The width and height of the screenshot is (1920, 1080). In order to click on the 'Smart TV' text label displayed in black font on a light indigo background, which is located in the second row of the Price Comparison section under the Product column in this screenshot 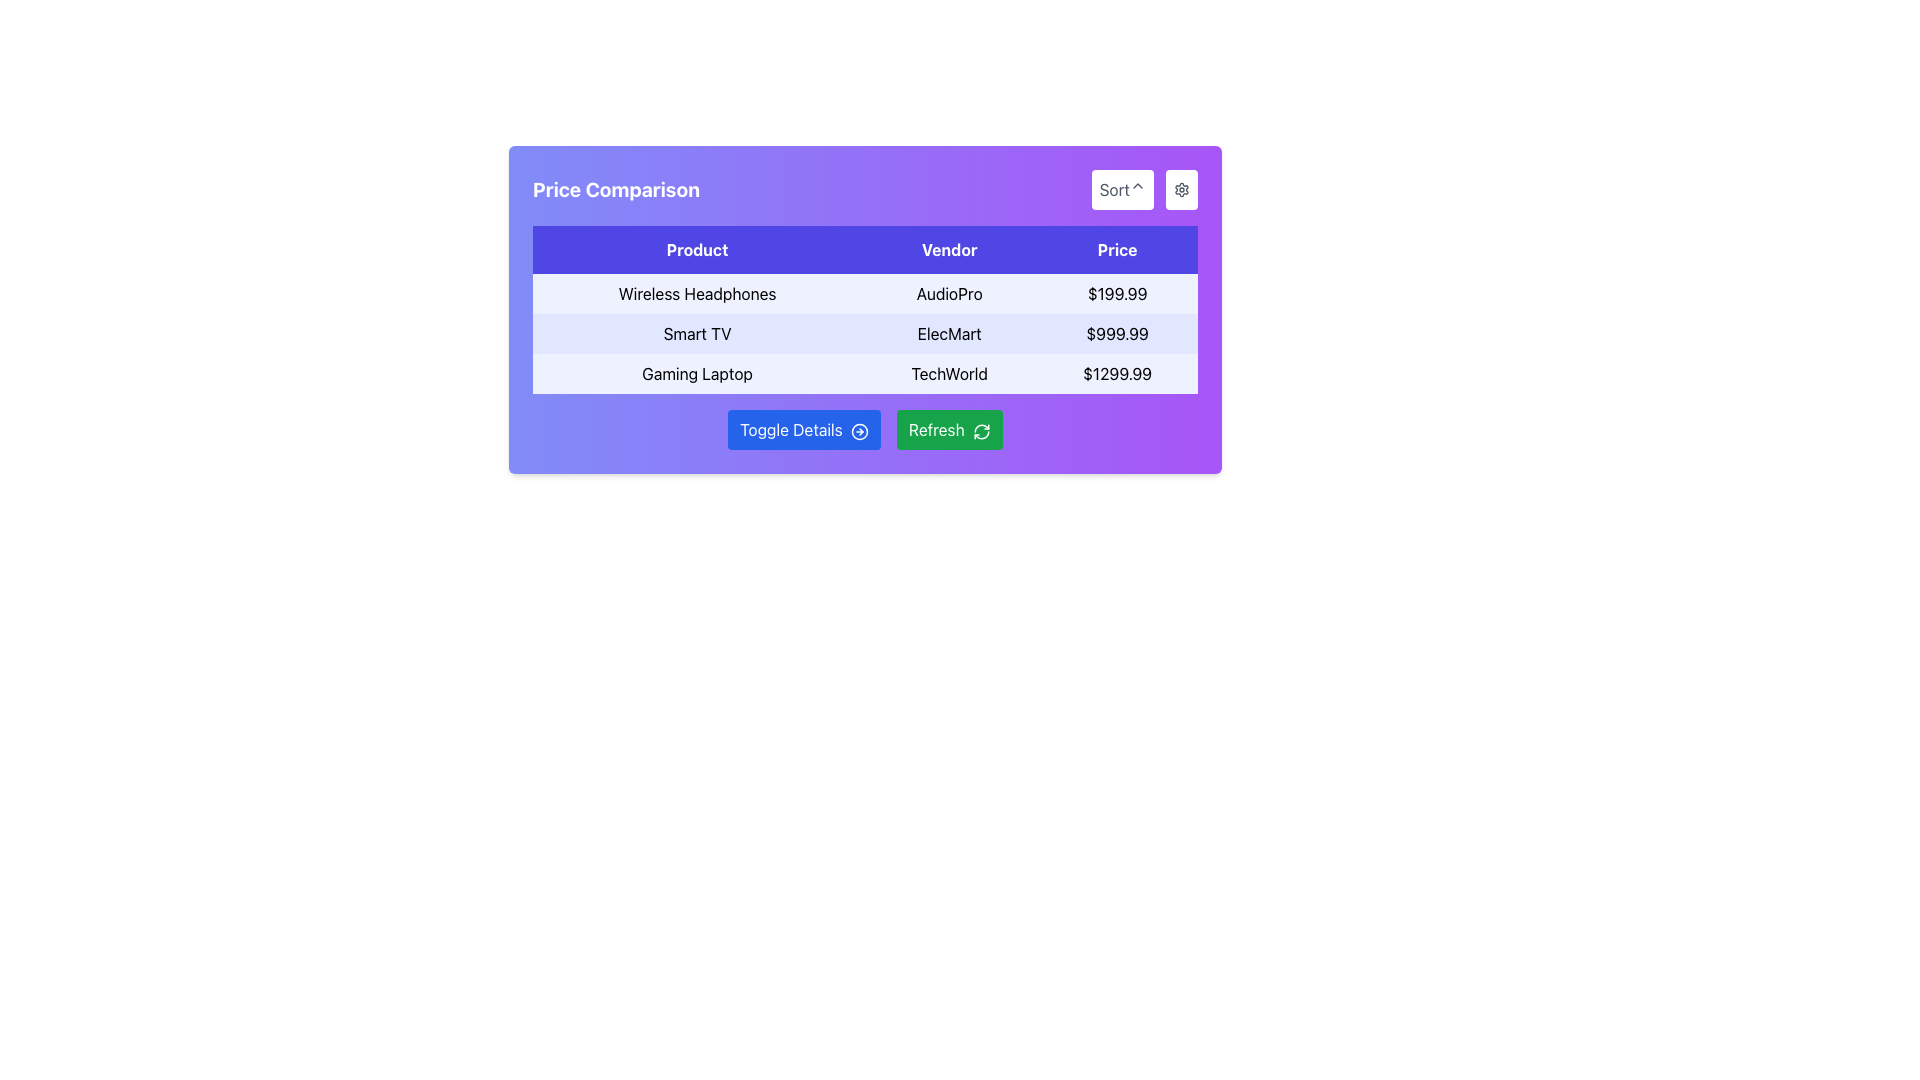, I will do `click(697, 333)`.